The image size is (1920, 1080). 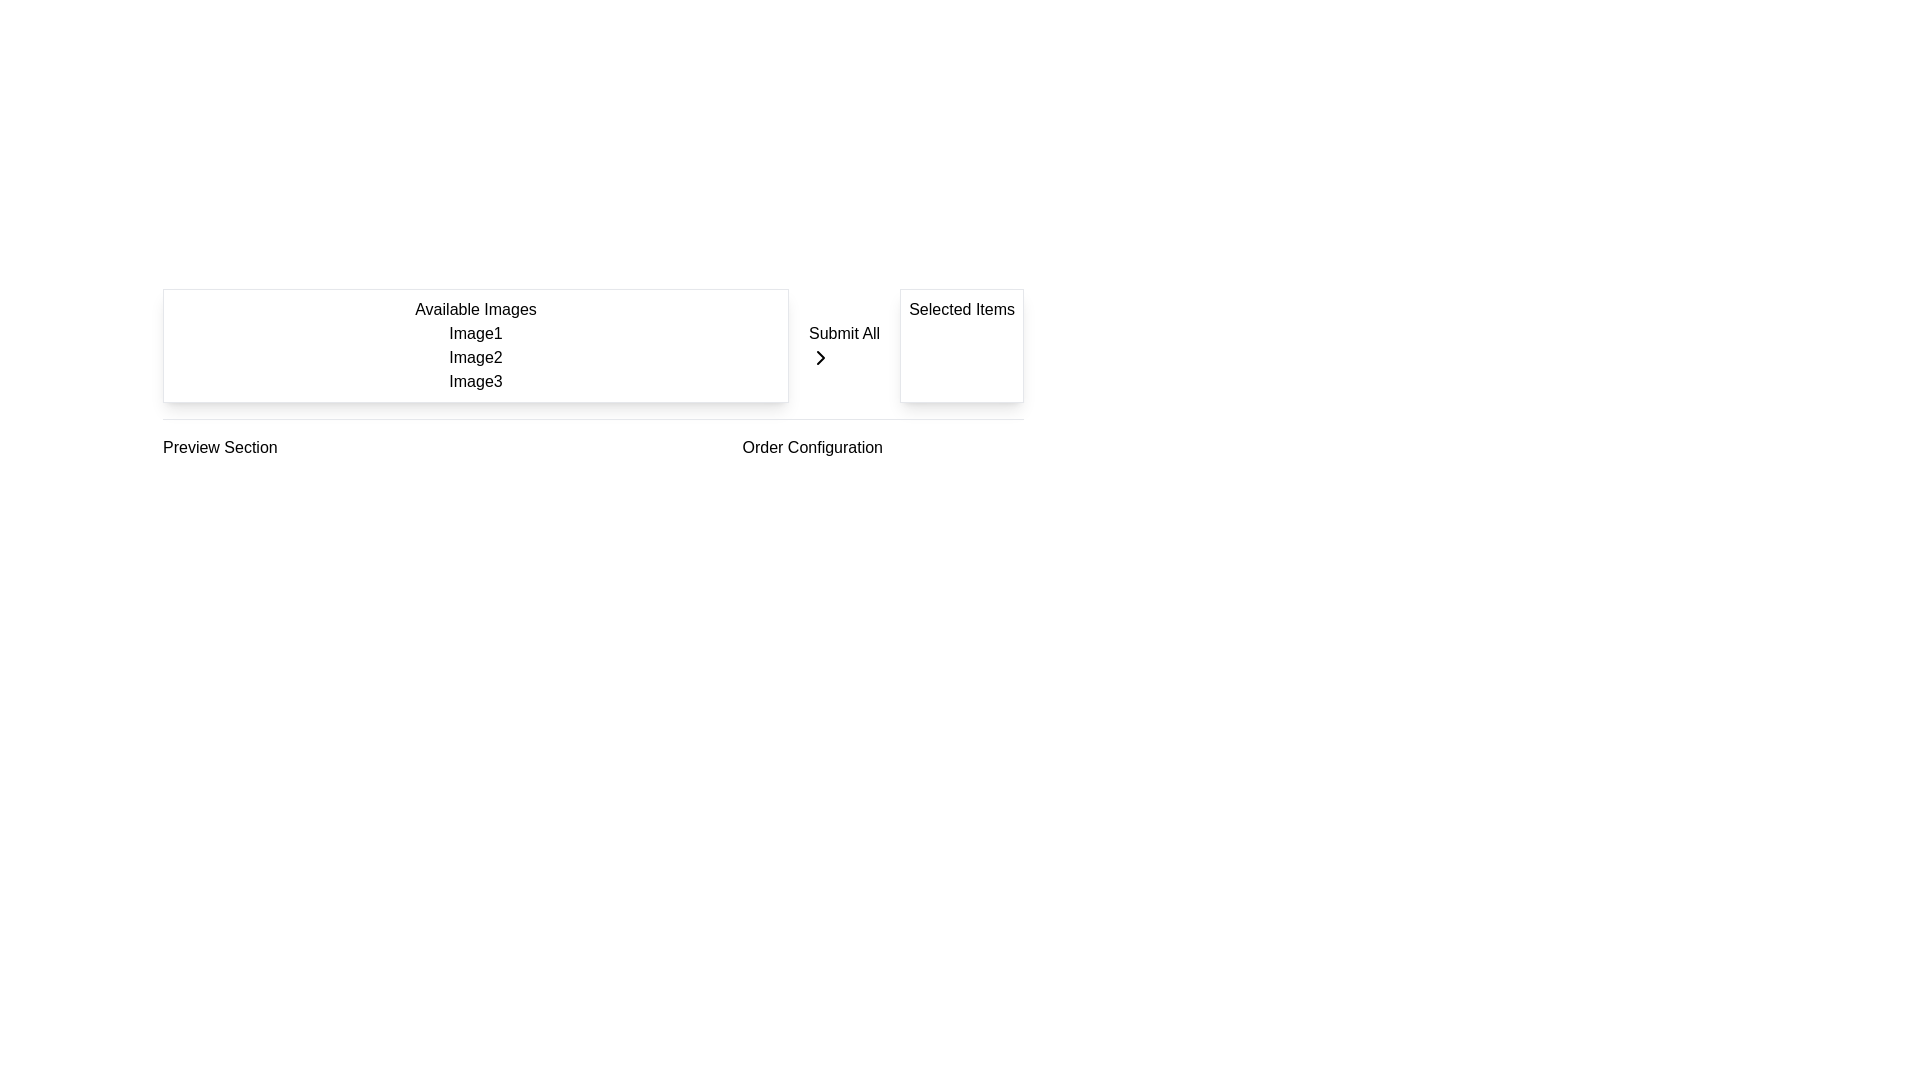 What do you see at coordinates (474, 357) in the screenshot?
I see `the image Image2 in the 'Available Images' list` at bounding box center [474, 357].